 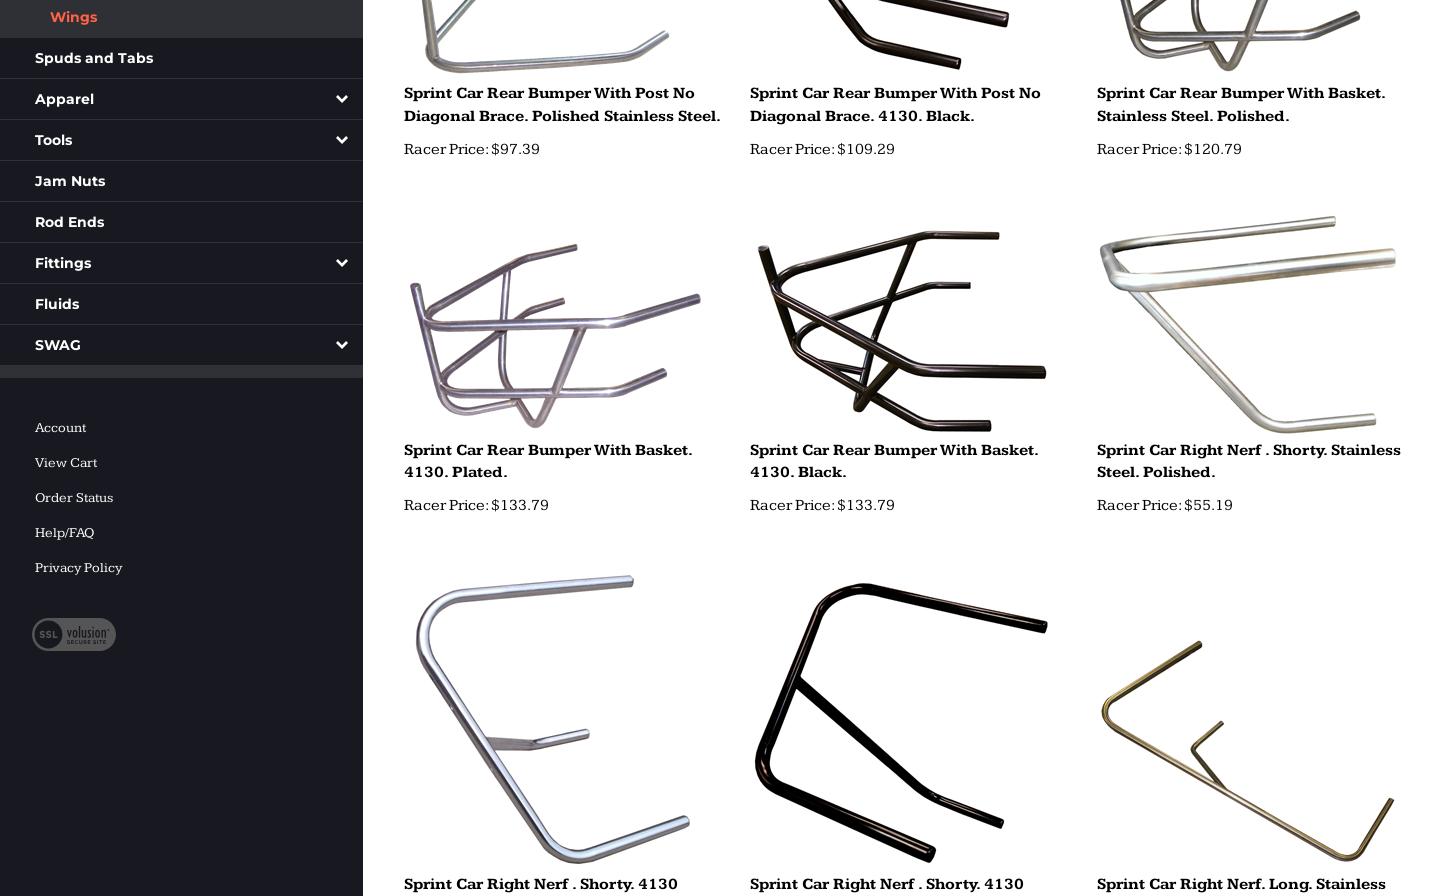 What do you see at coordinates (64, 533) in the screenshot?
I see `'Help/FAQ'` at bounding box center [64, 533].